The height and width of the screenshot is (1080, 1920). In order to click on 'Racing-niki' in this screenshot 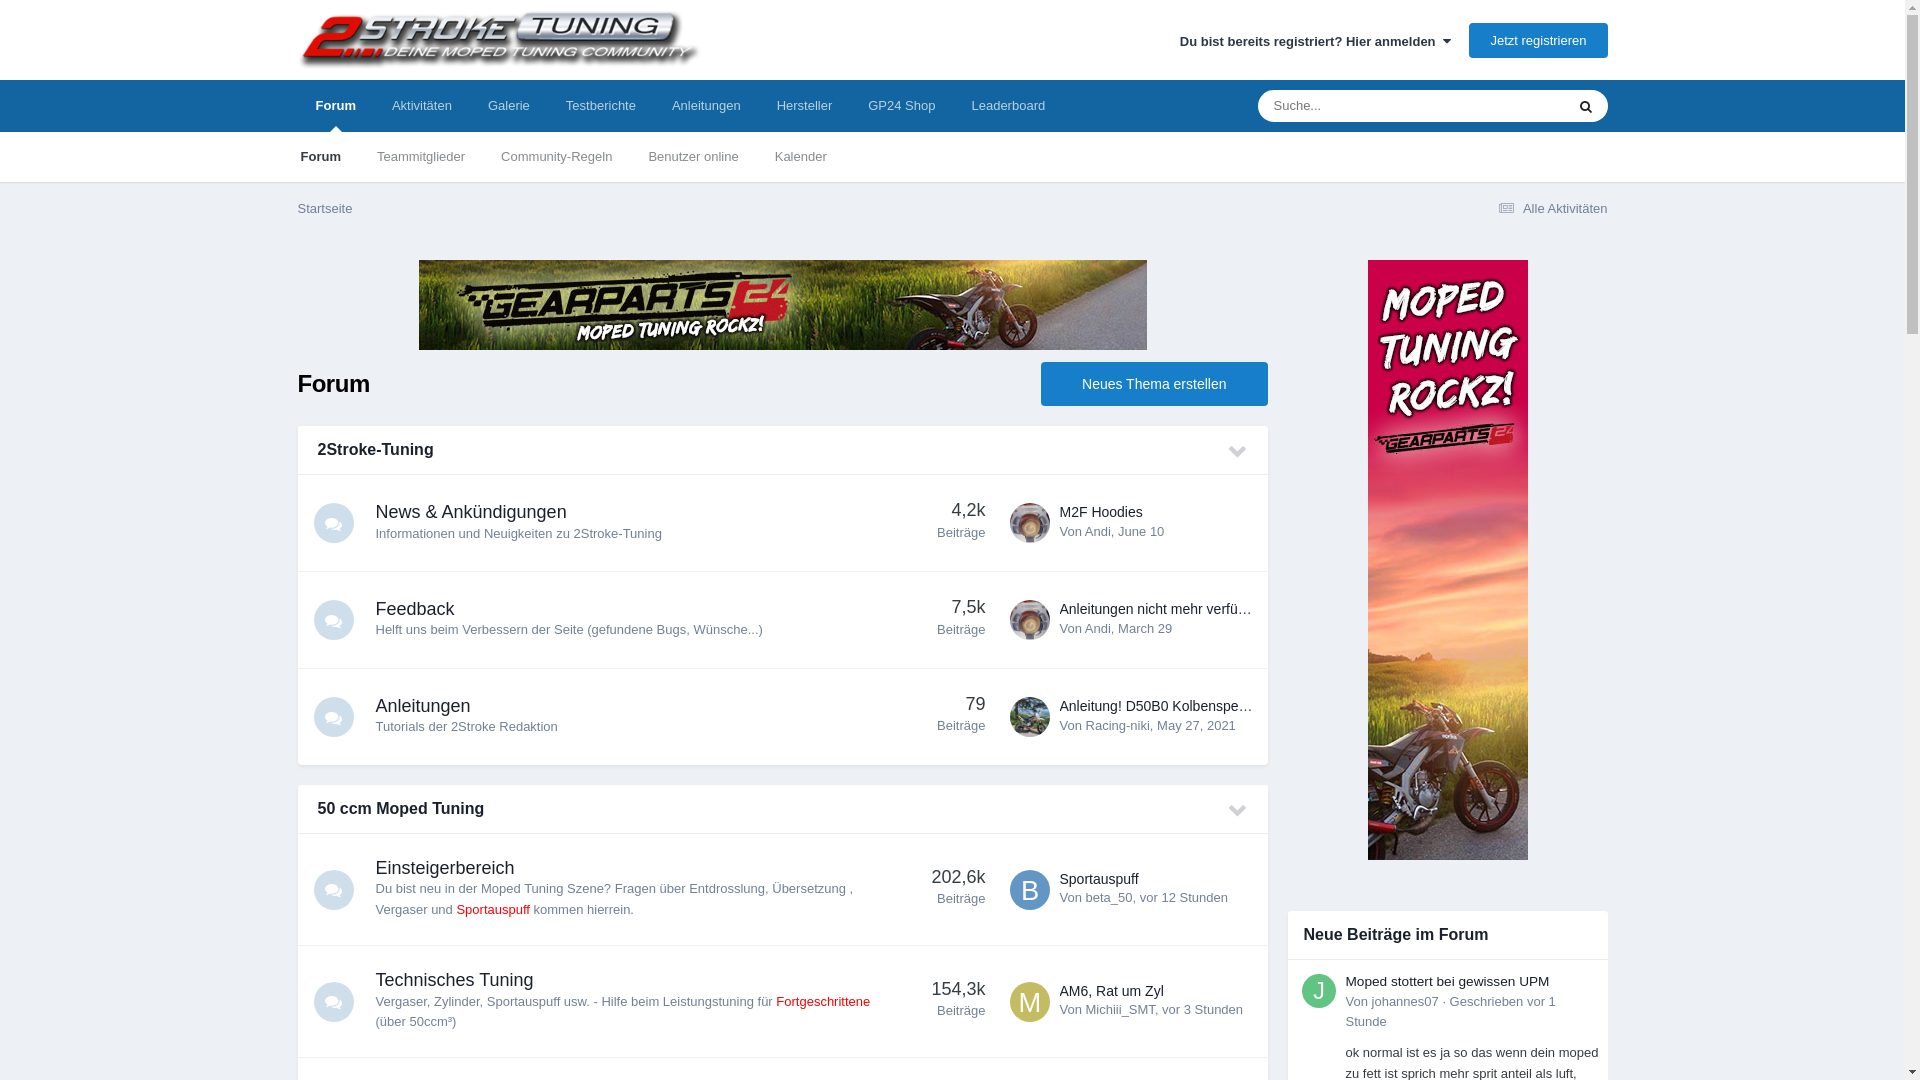, I will do `click(1117, 725)`.